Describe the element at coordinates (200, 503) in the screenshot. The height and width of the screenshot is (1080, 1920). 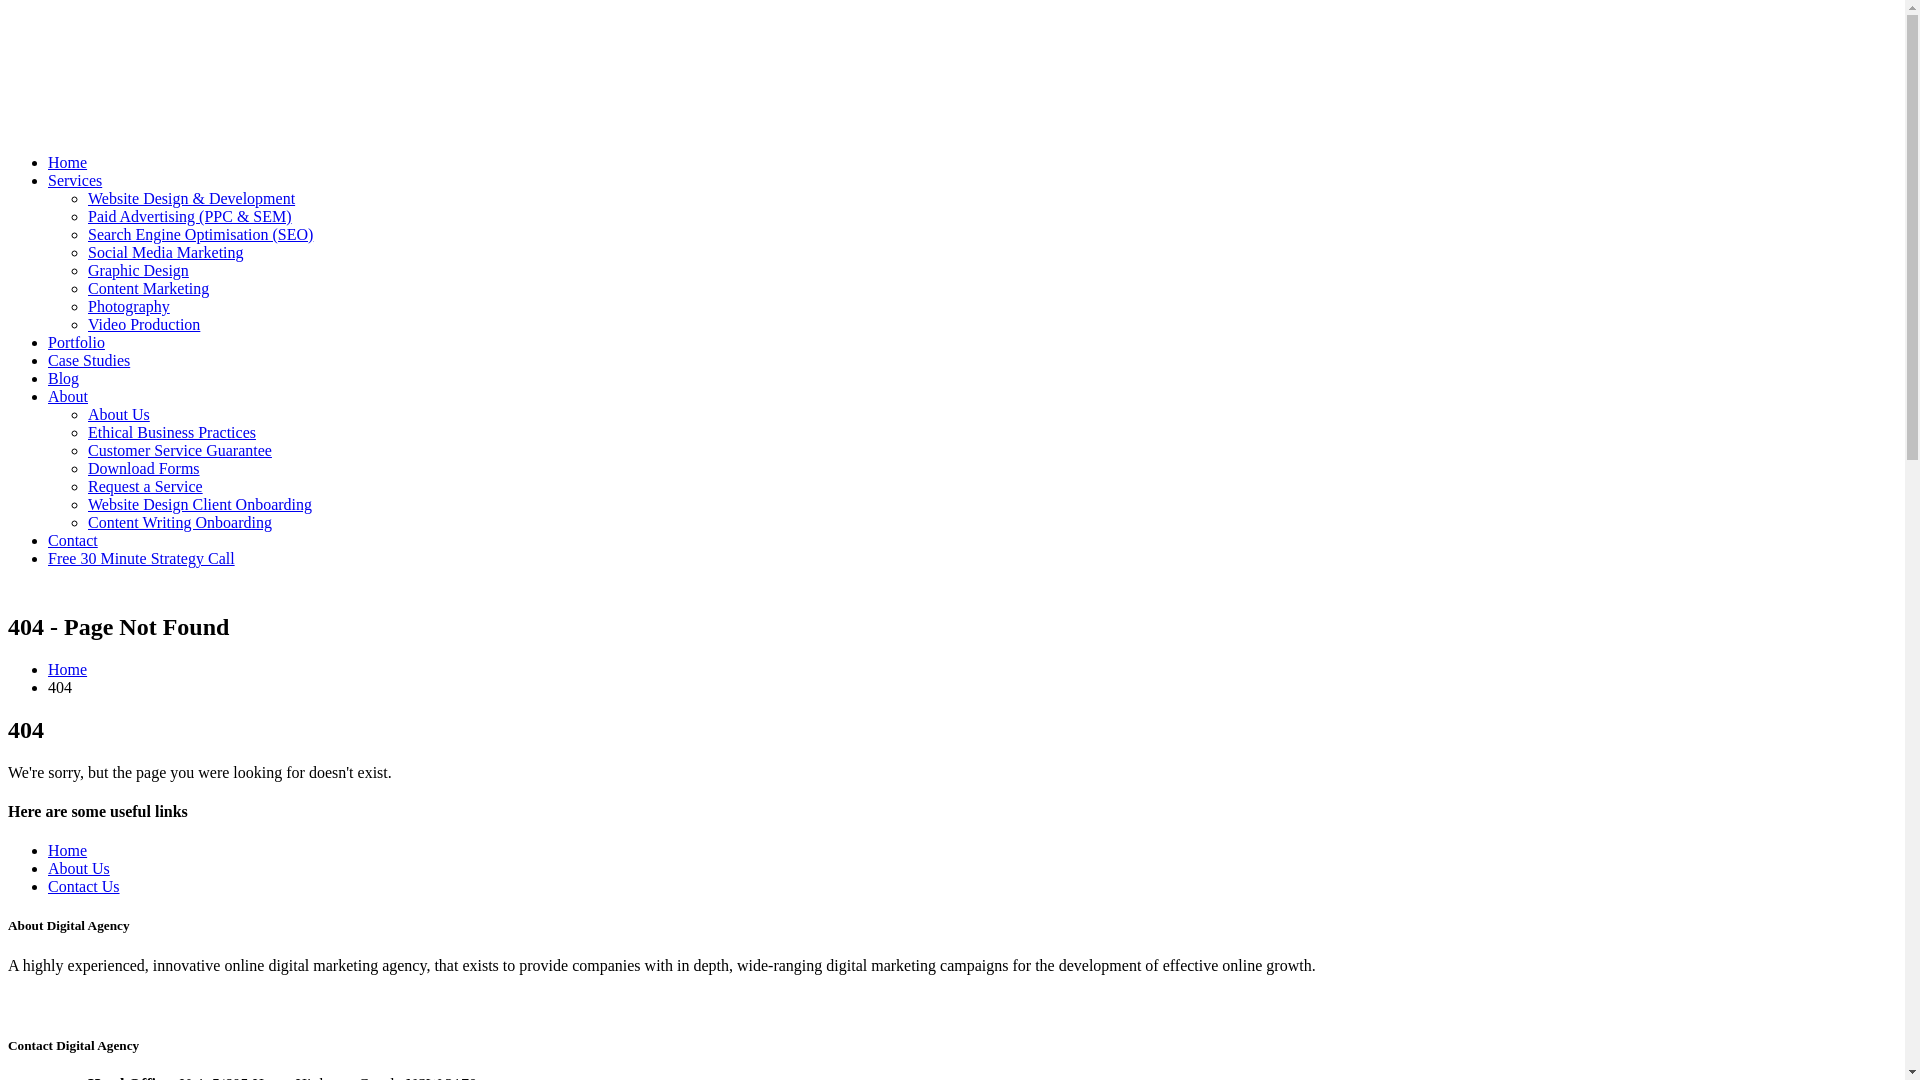
I see `'Website Design Client Onboarding'` at that location.